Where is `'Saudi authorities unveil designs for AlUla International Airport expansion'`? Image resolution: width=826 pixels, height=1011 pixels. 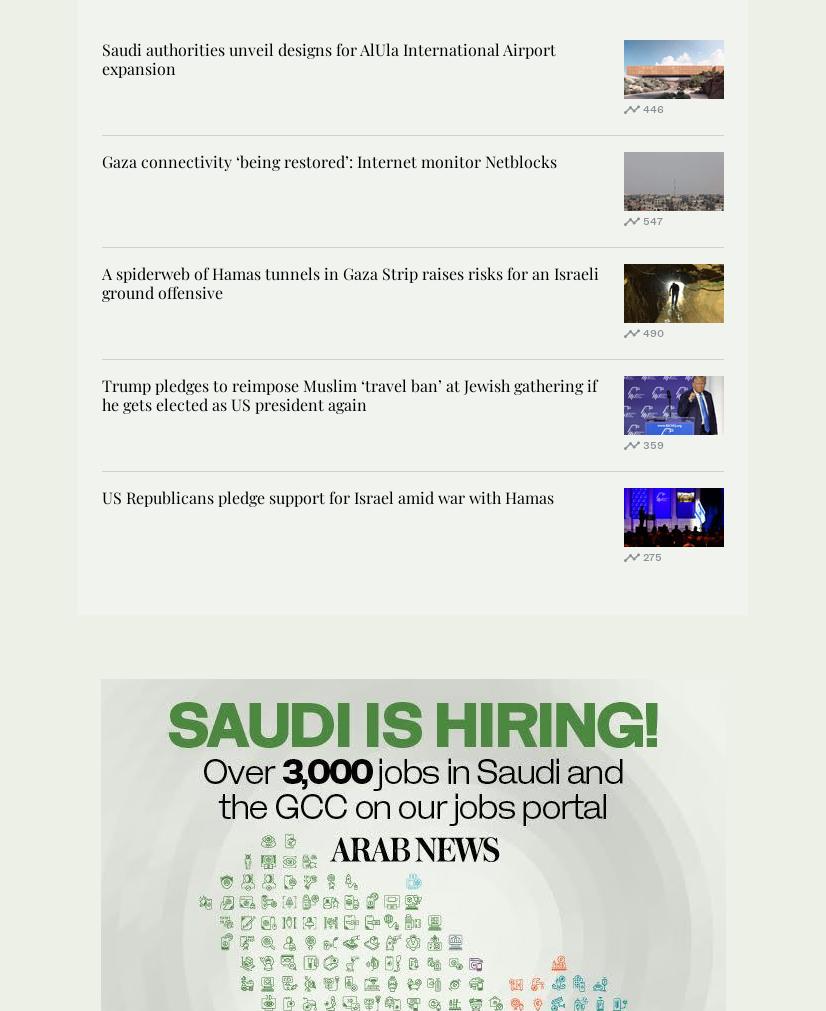 'Saudi authorities unveil designs for AlUla International Airport expansion' is located at coordinates (327, 57).